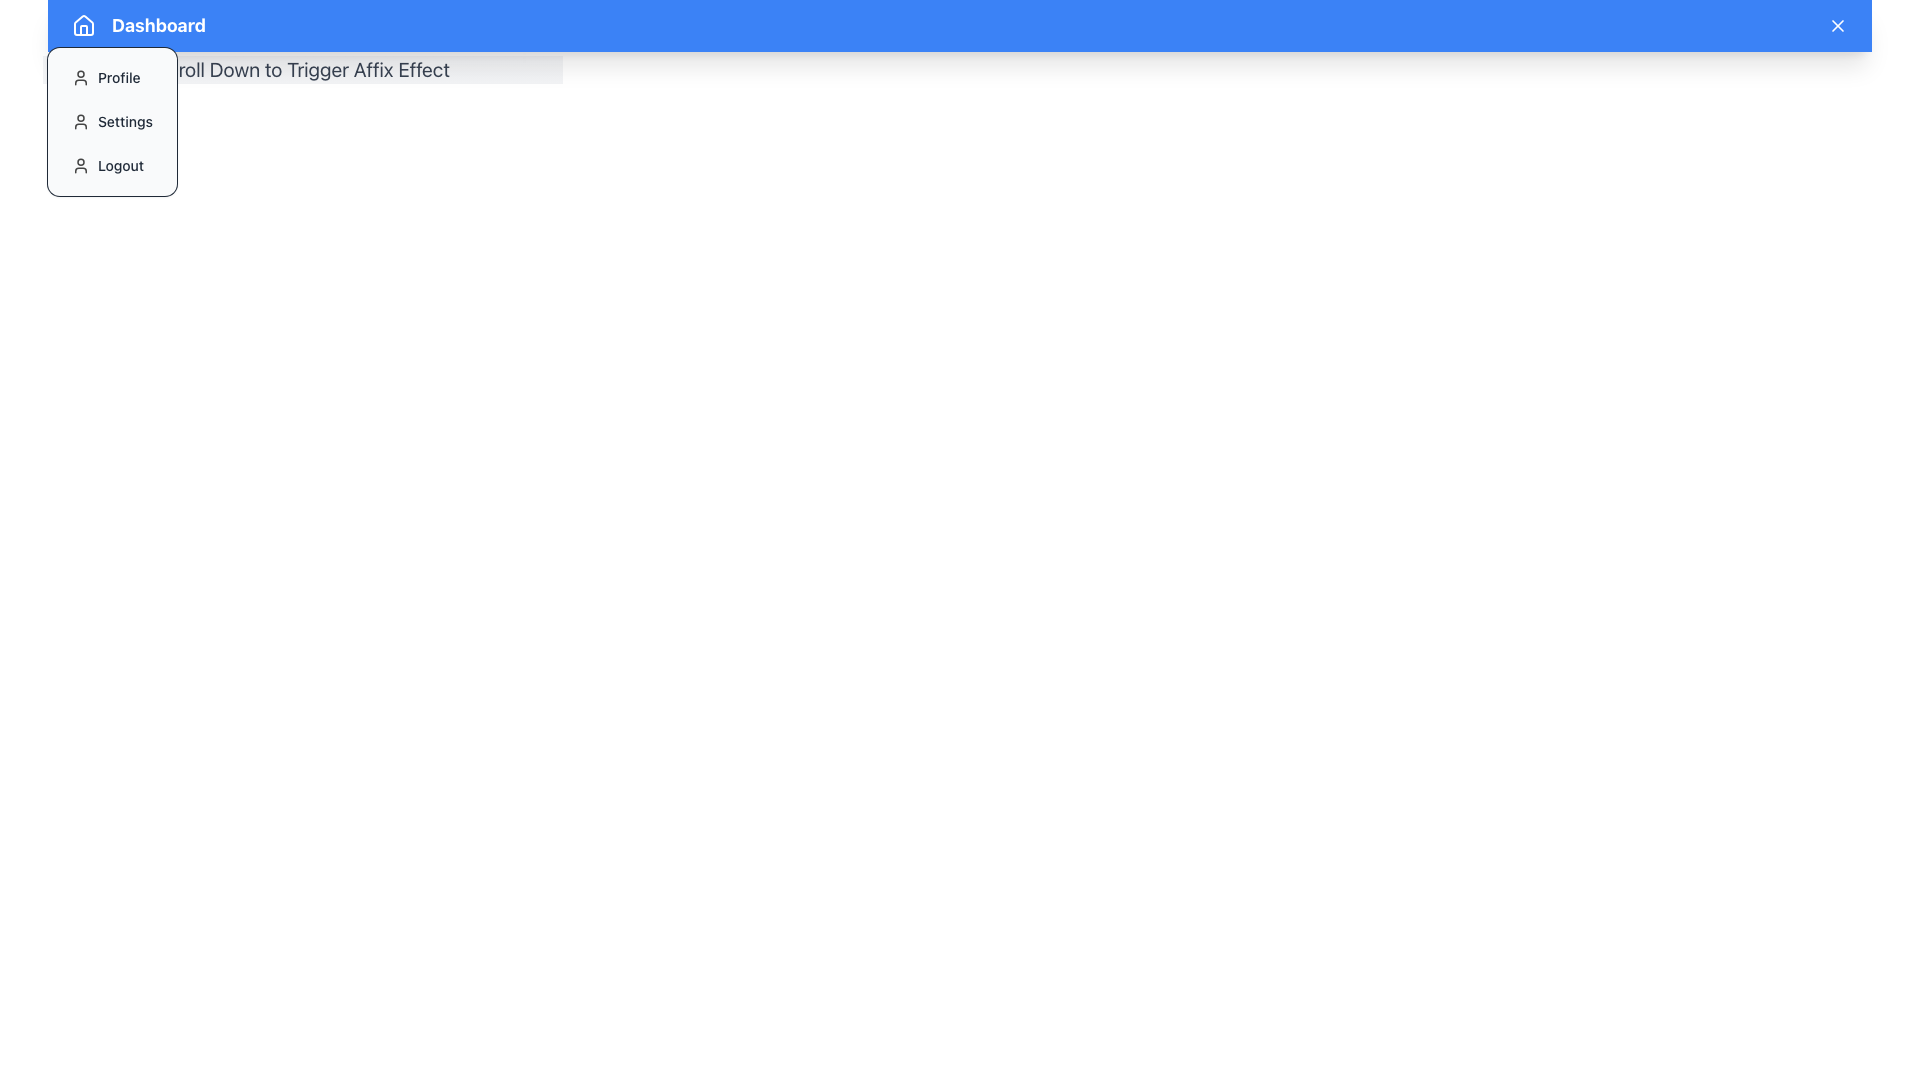  Describe the element at coordinates (80, 76) in the screenshot. I see `the user profile icon, which is a small SVG graphic located to the left of the 'Profile' menu item in the vertical dropdown menu` at that location.